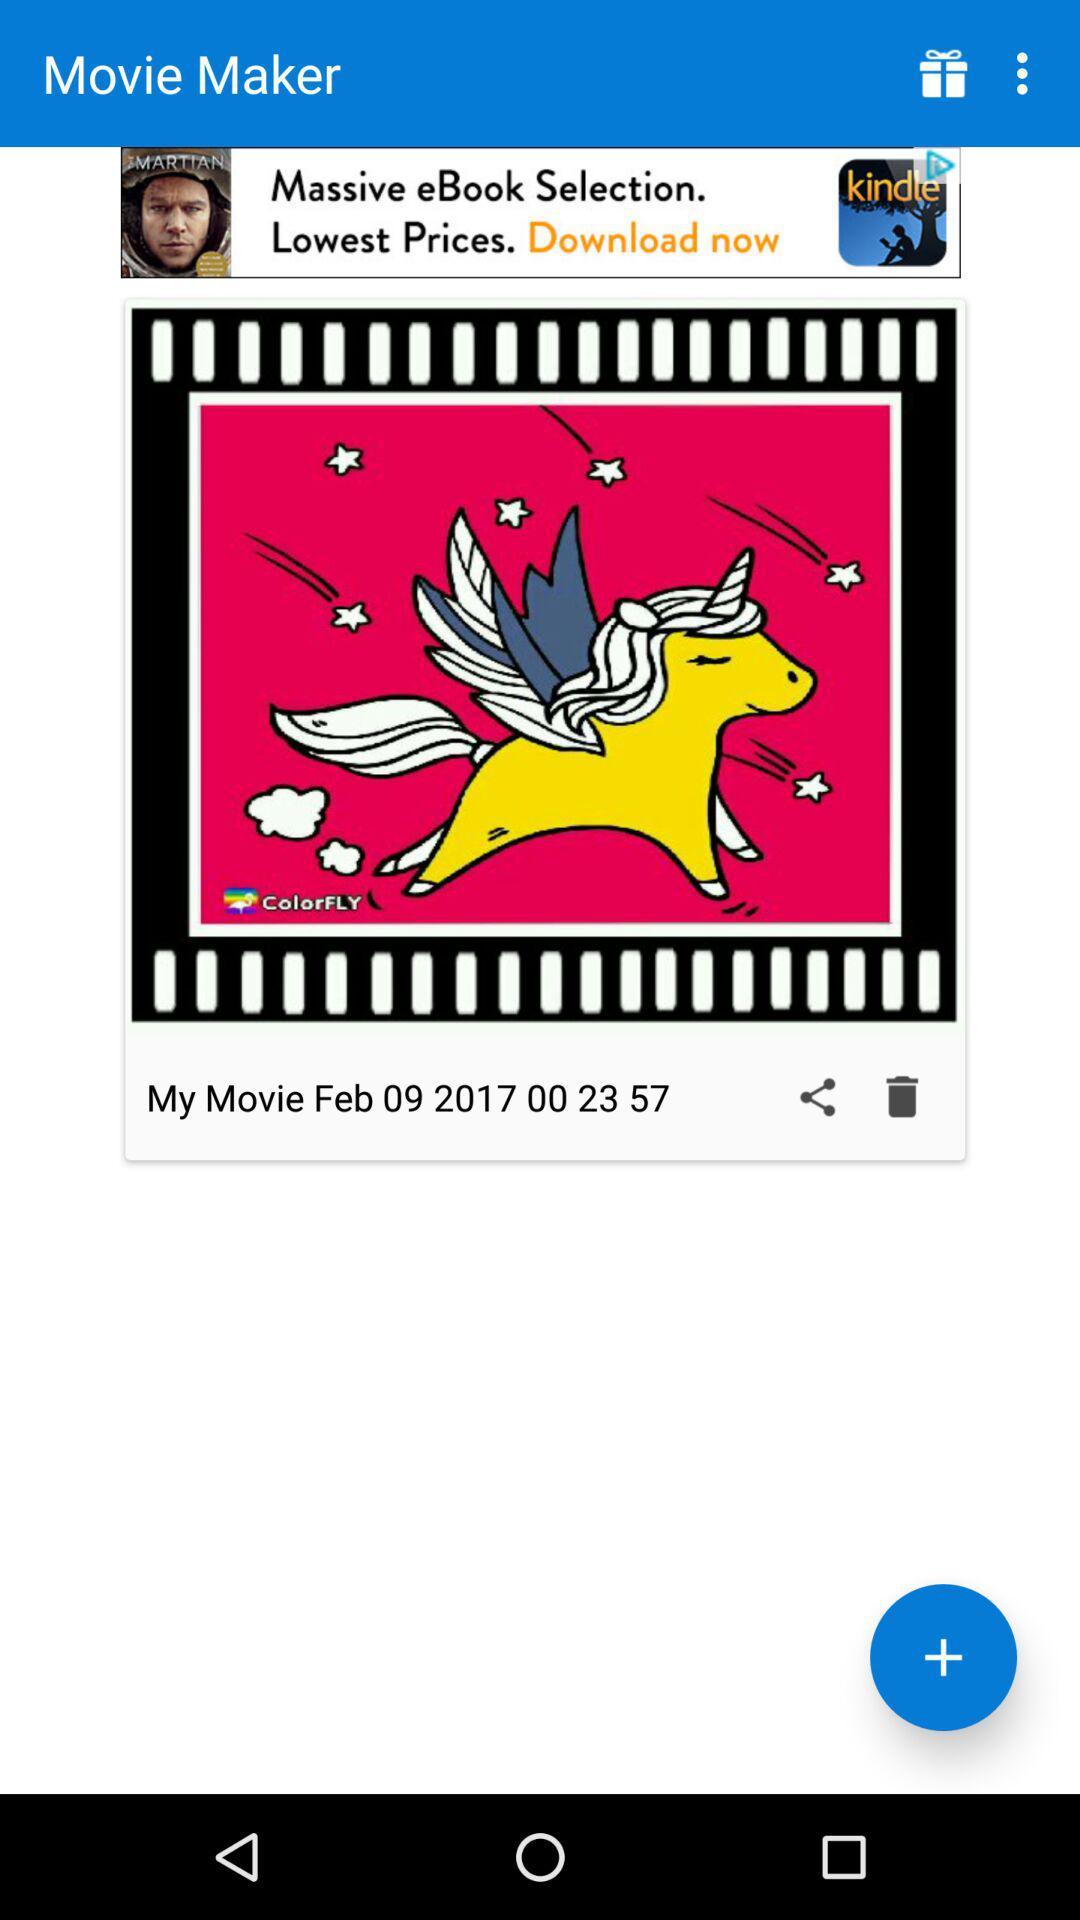  I want to click on share image, so click(818, 1096).